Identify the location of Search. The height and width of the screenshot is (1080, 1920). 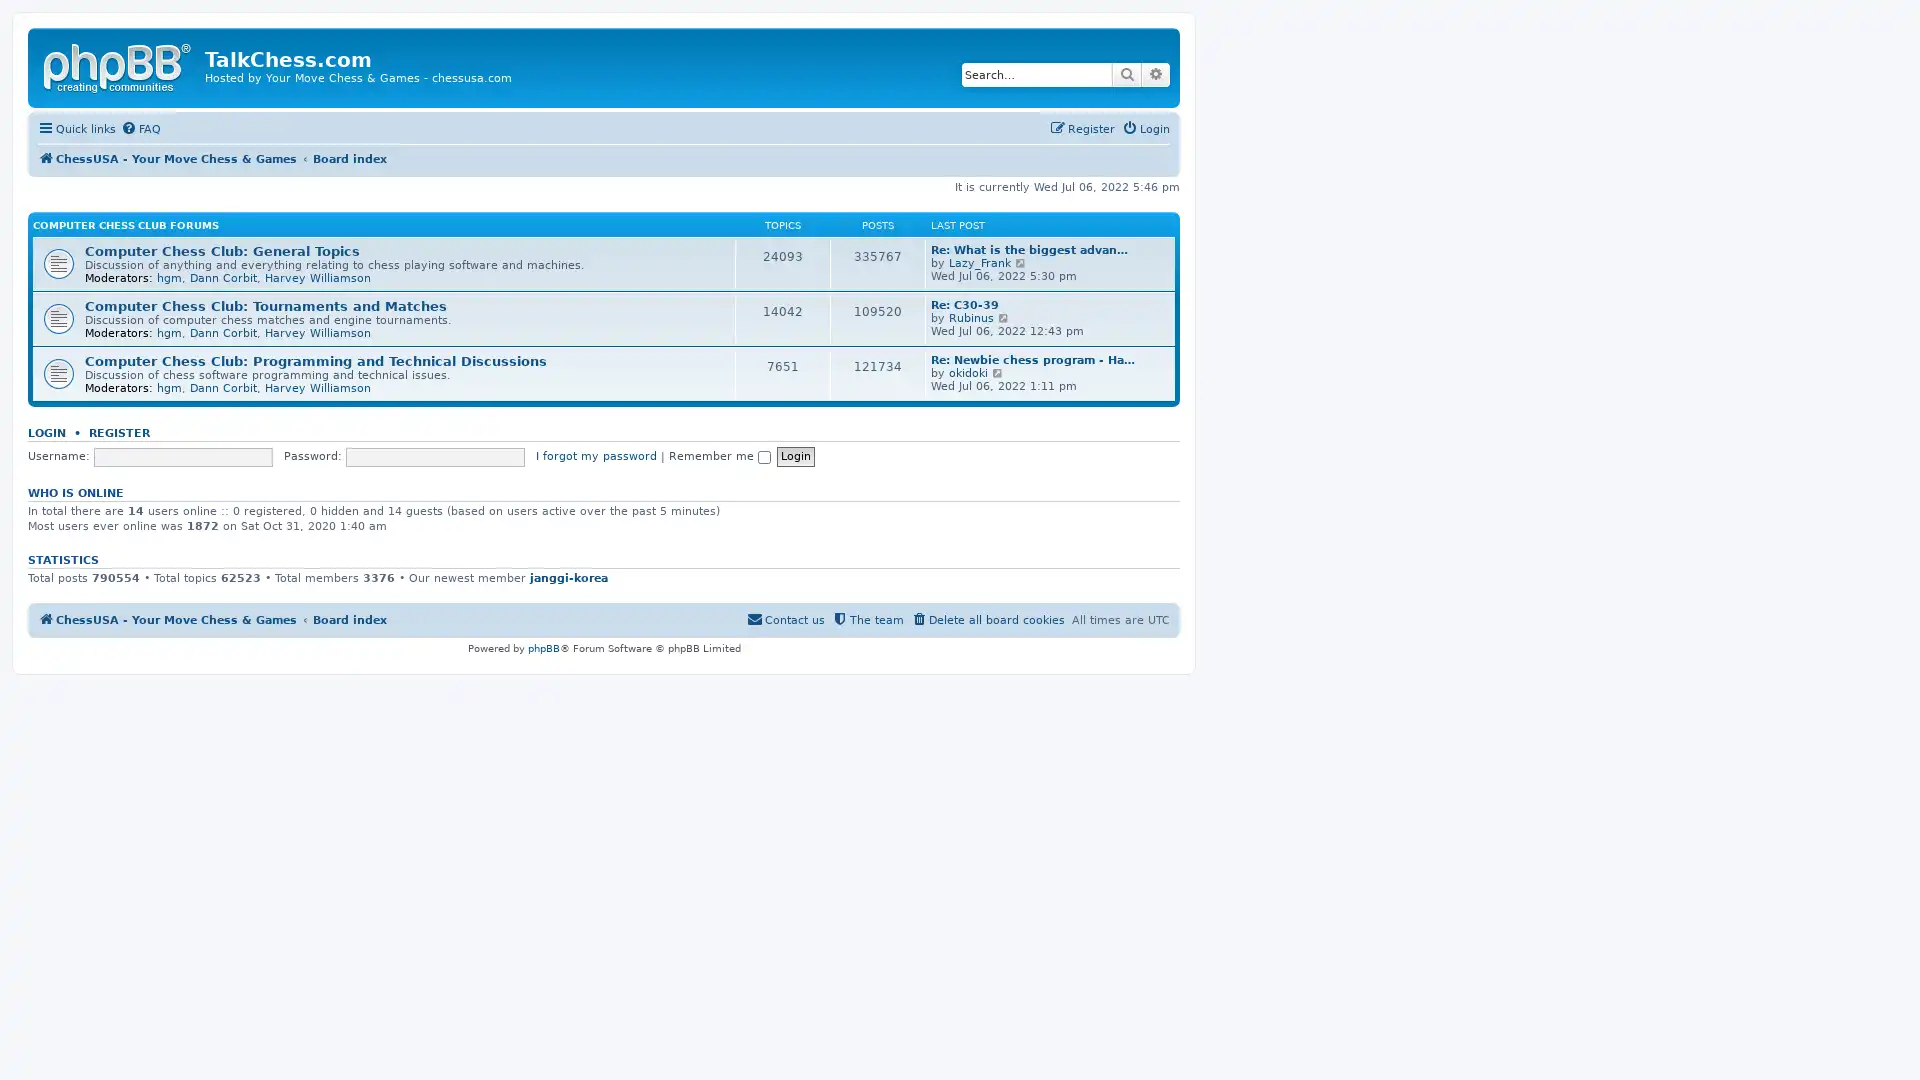
(1127, 73).